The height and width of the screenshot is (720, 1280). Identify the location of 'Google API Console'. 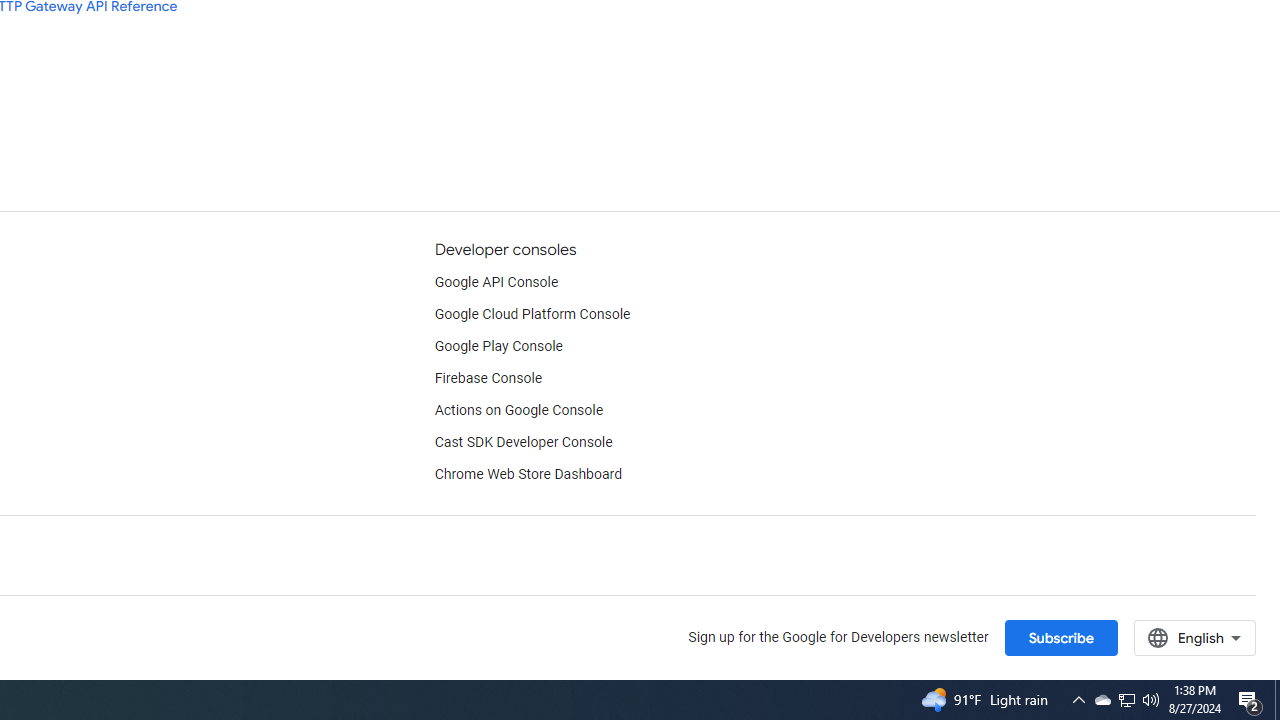
(496, 282).